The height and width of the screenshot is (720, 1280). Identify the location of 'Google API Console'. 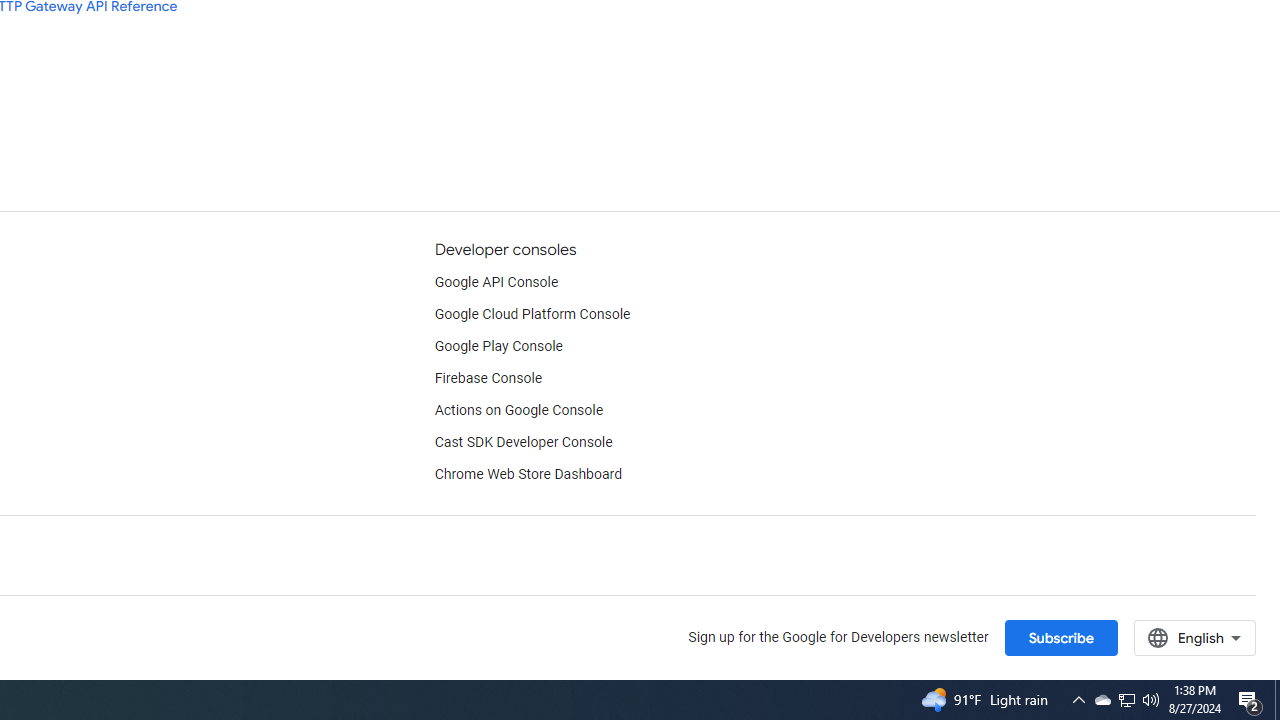
(496, 282).